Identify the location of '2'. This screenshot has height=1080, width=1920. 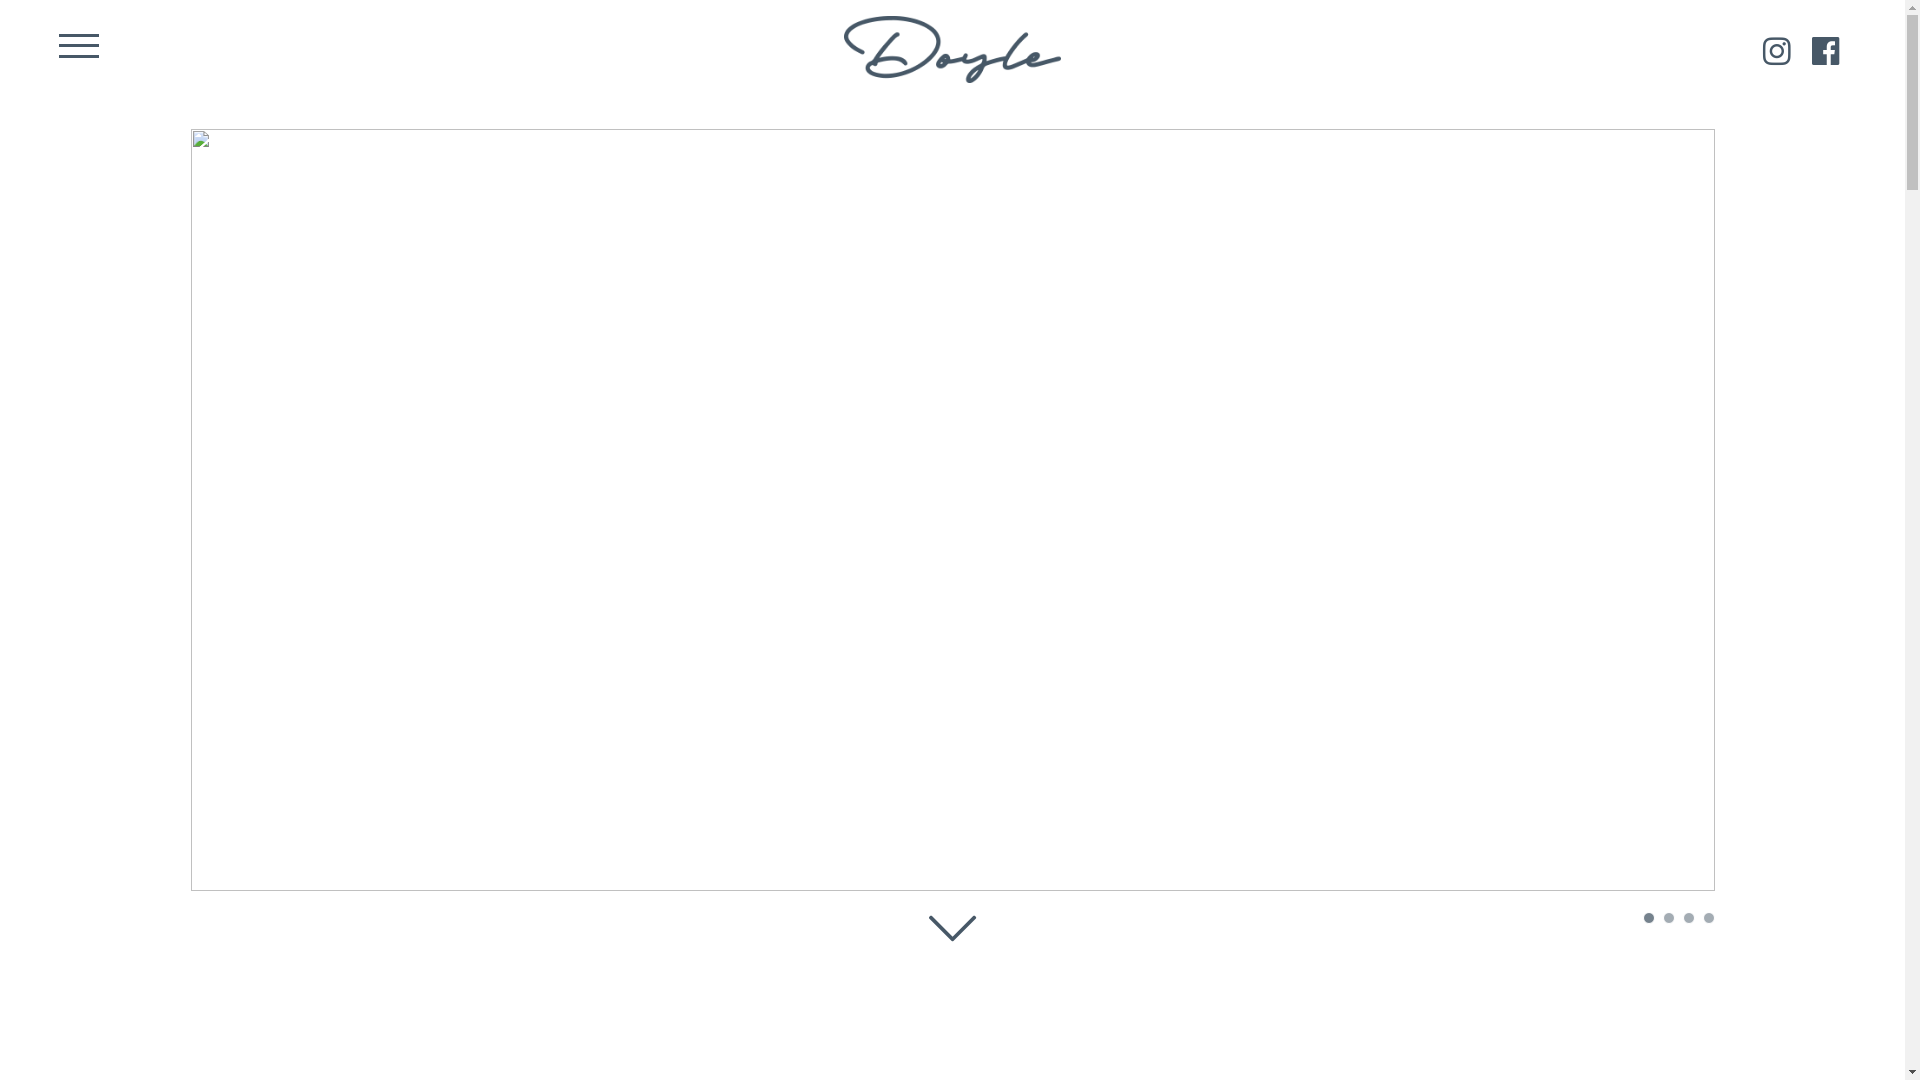
(1664, 918).